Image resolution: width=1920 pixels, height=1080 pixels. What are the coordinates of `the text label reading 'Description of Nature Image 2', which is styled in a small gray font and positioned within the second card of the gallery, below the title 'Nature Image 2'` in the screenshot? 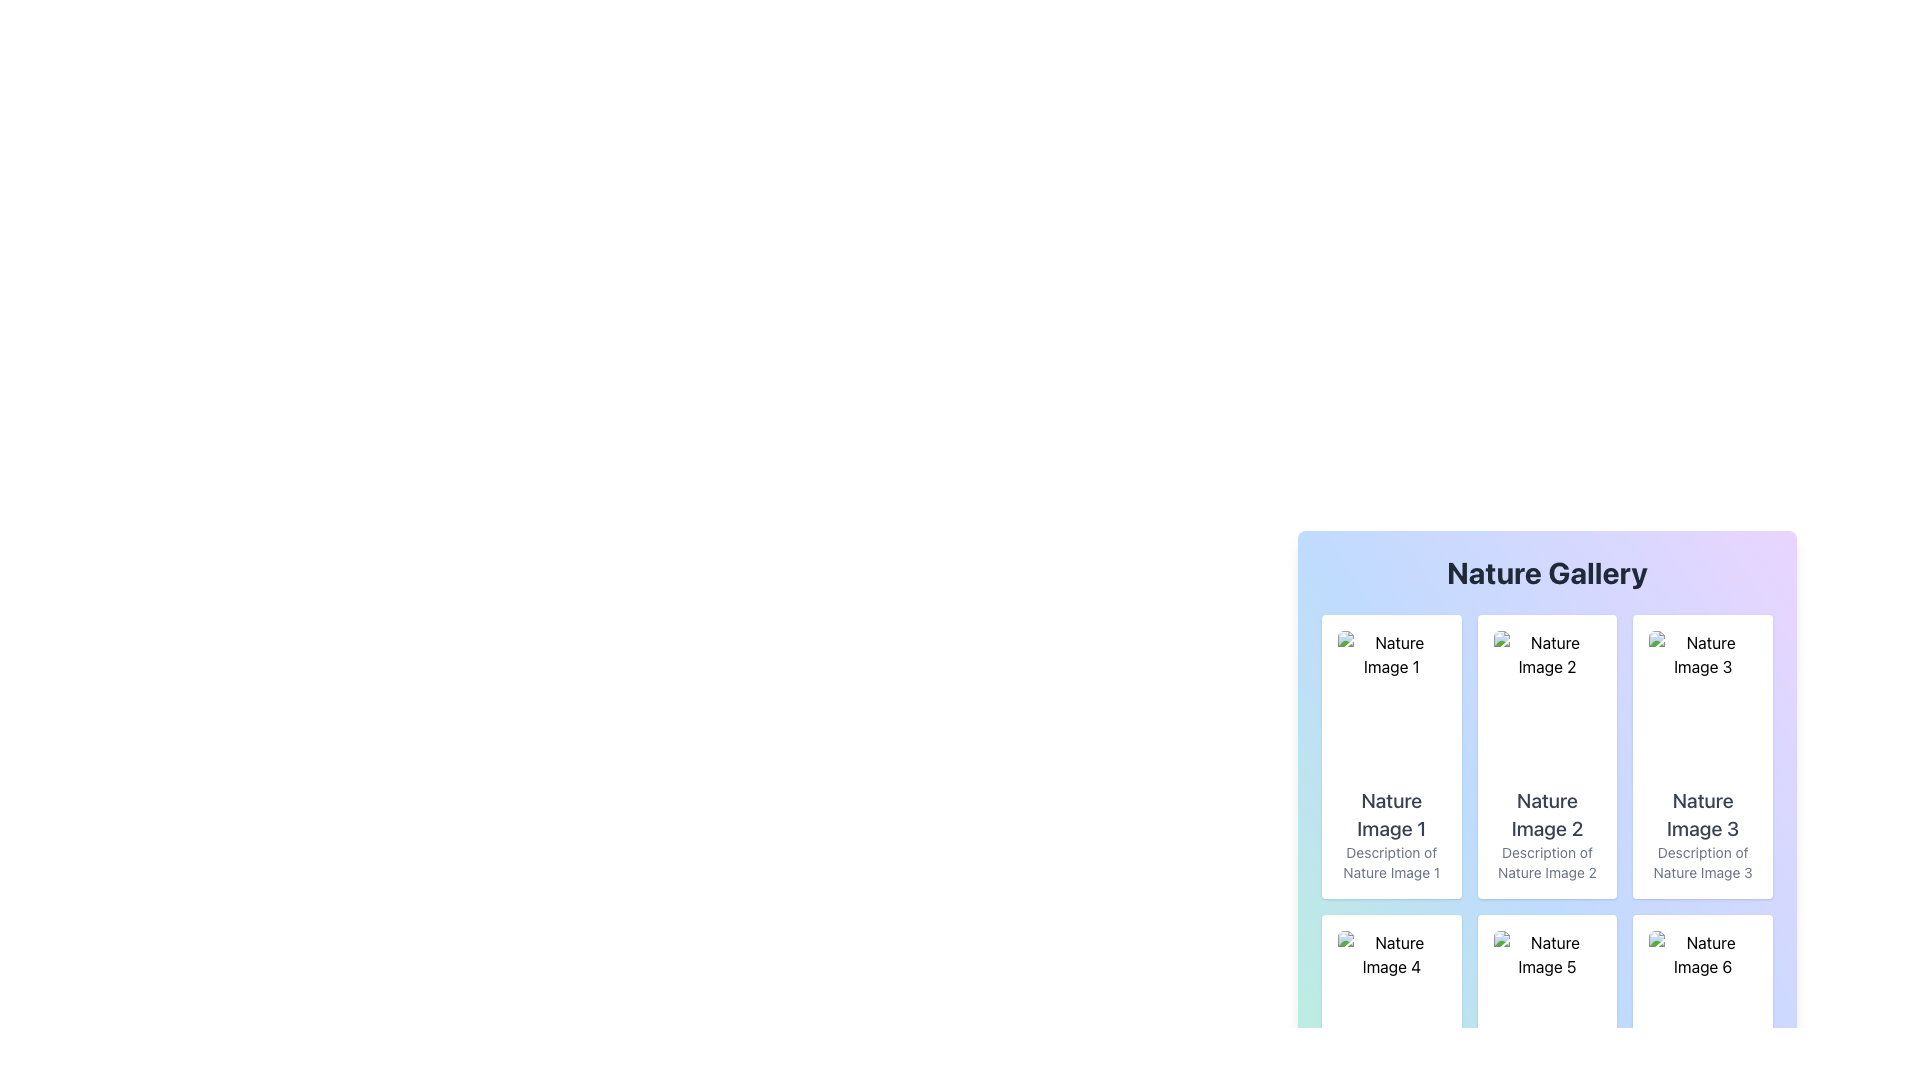 It's located at (1546, 862).